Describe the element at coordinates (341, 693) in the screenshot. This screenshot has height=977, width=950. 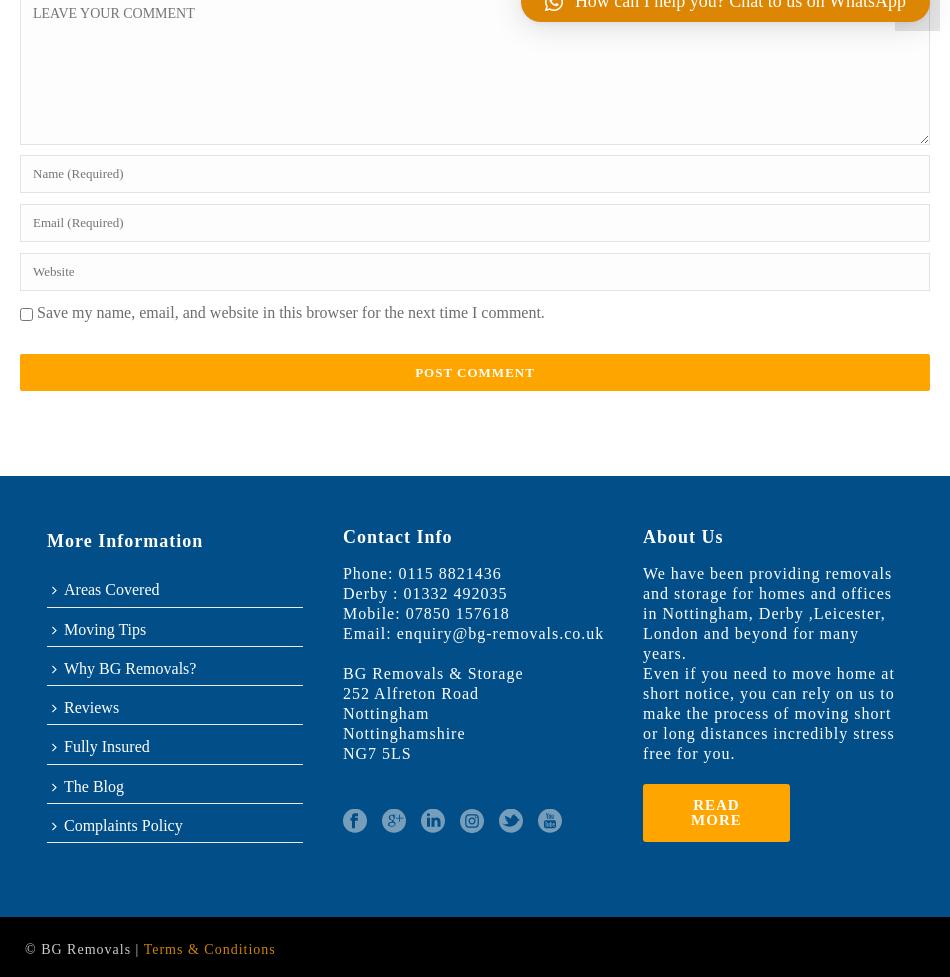
I see `'252 Alfreton Road'` at that location.